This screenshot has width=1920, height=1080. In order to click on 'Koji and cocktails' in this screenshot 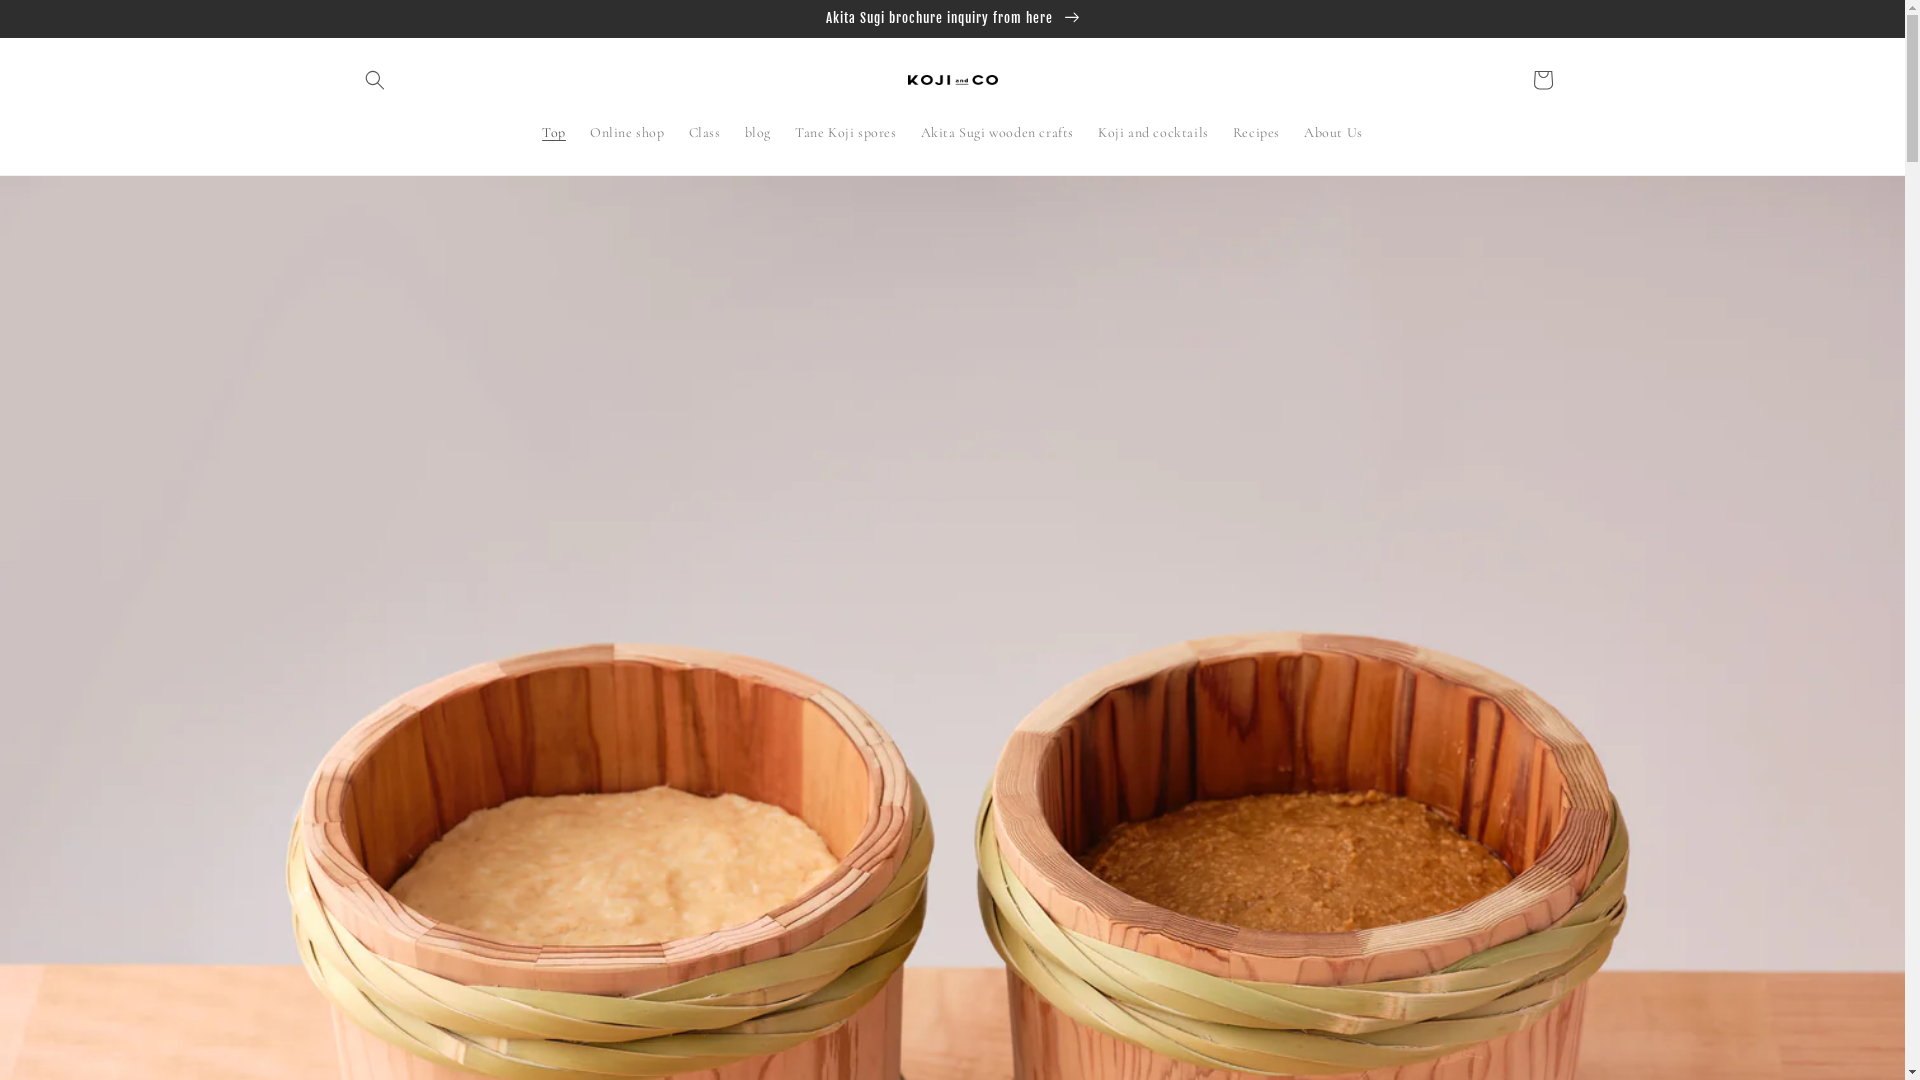, I will do `click(1153, 132)`.